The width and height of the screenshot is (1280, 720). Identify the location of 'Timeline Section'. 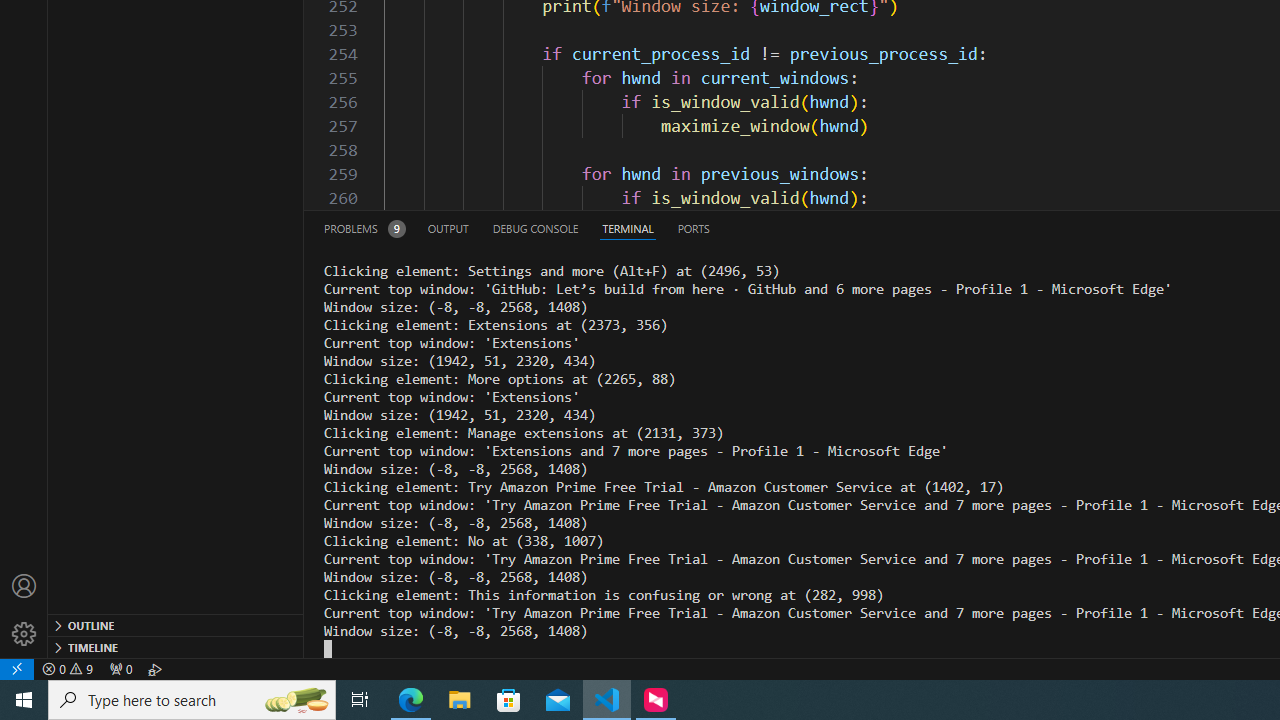
(176, 646).